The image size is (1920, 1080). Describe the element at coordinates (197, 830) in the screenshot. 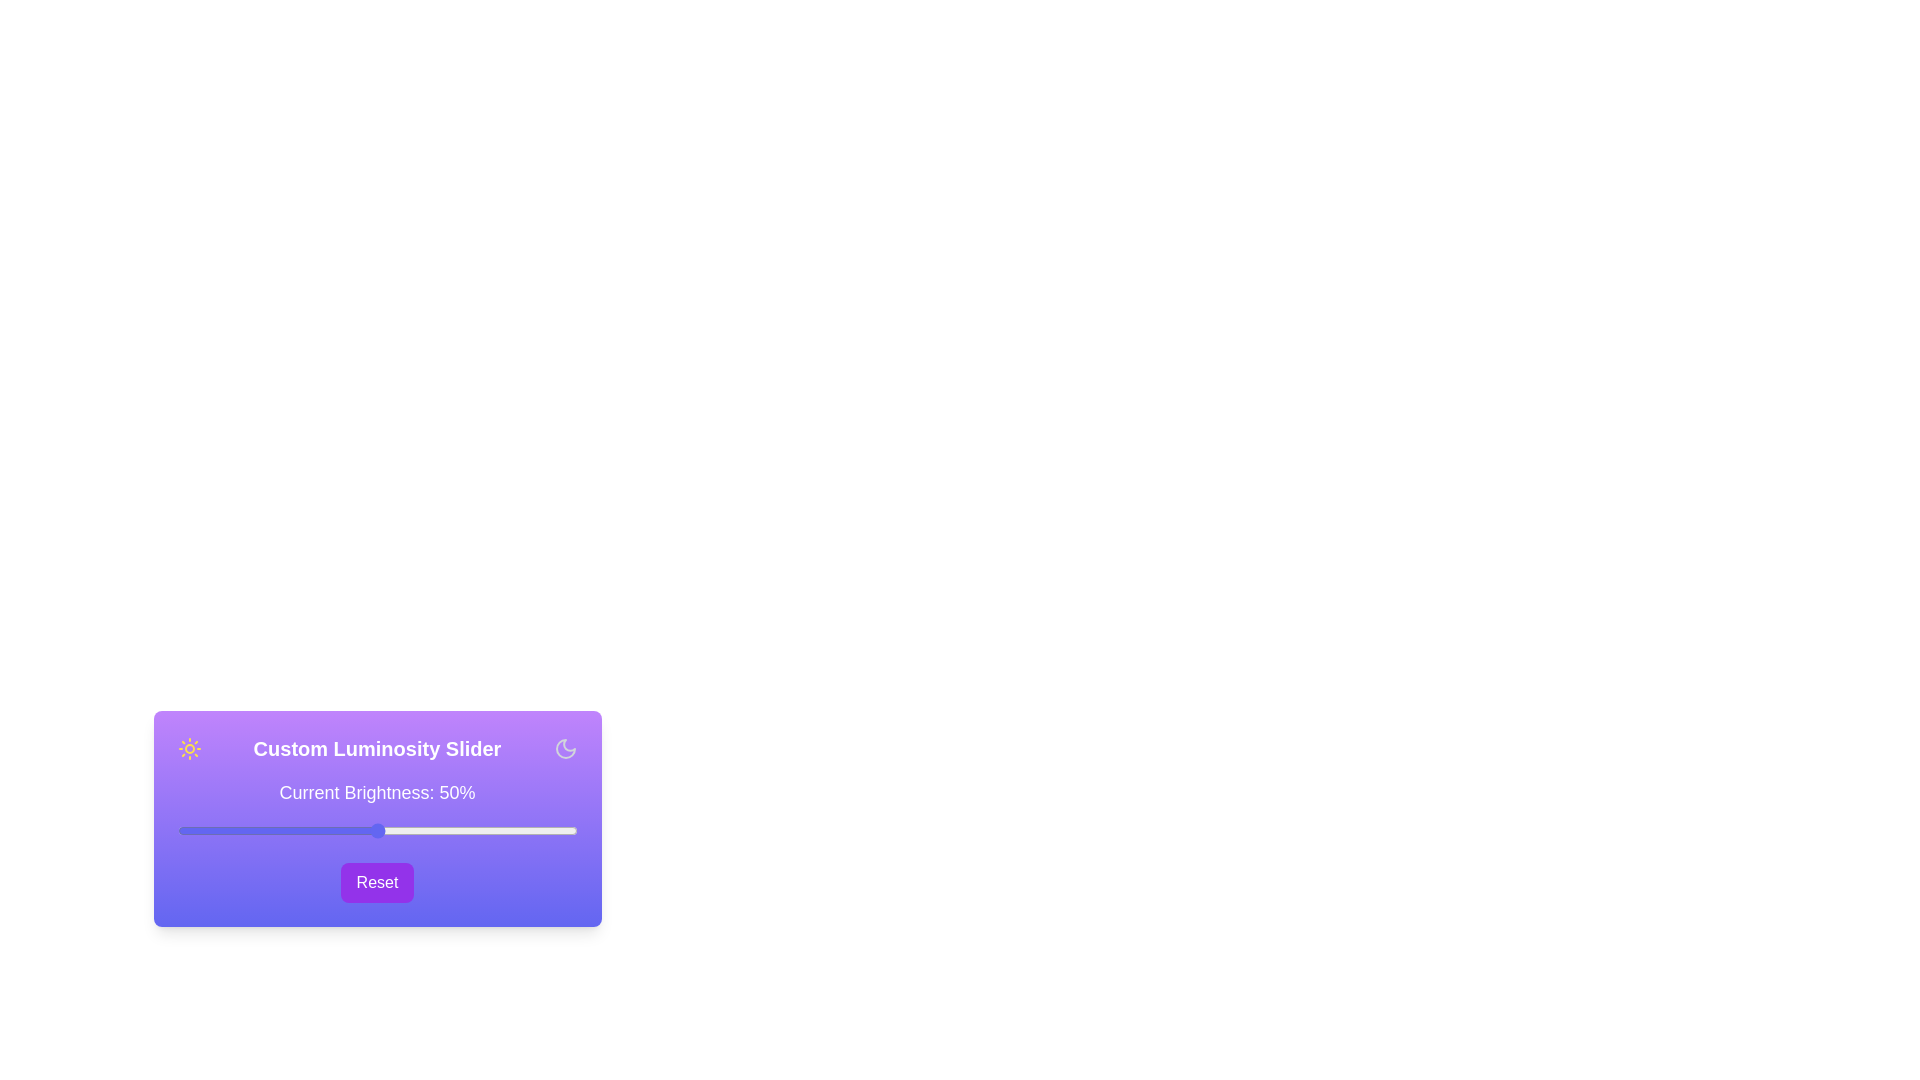

I see `brightness` at that location.